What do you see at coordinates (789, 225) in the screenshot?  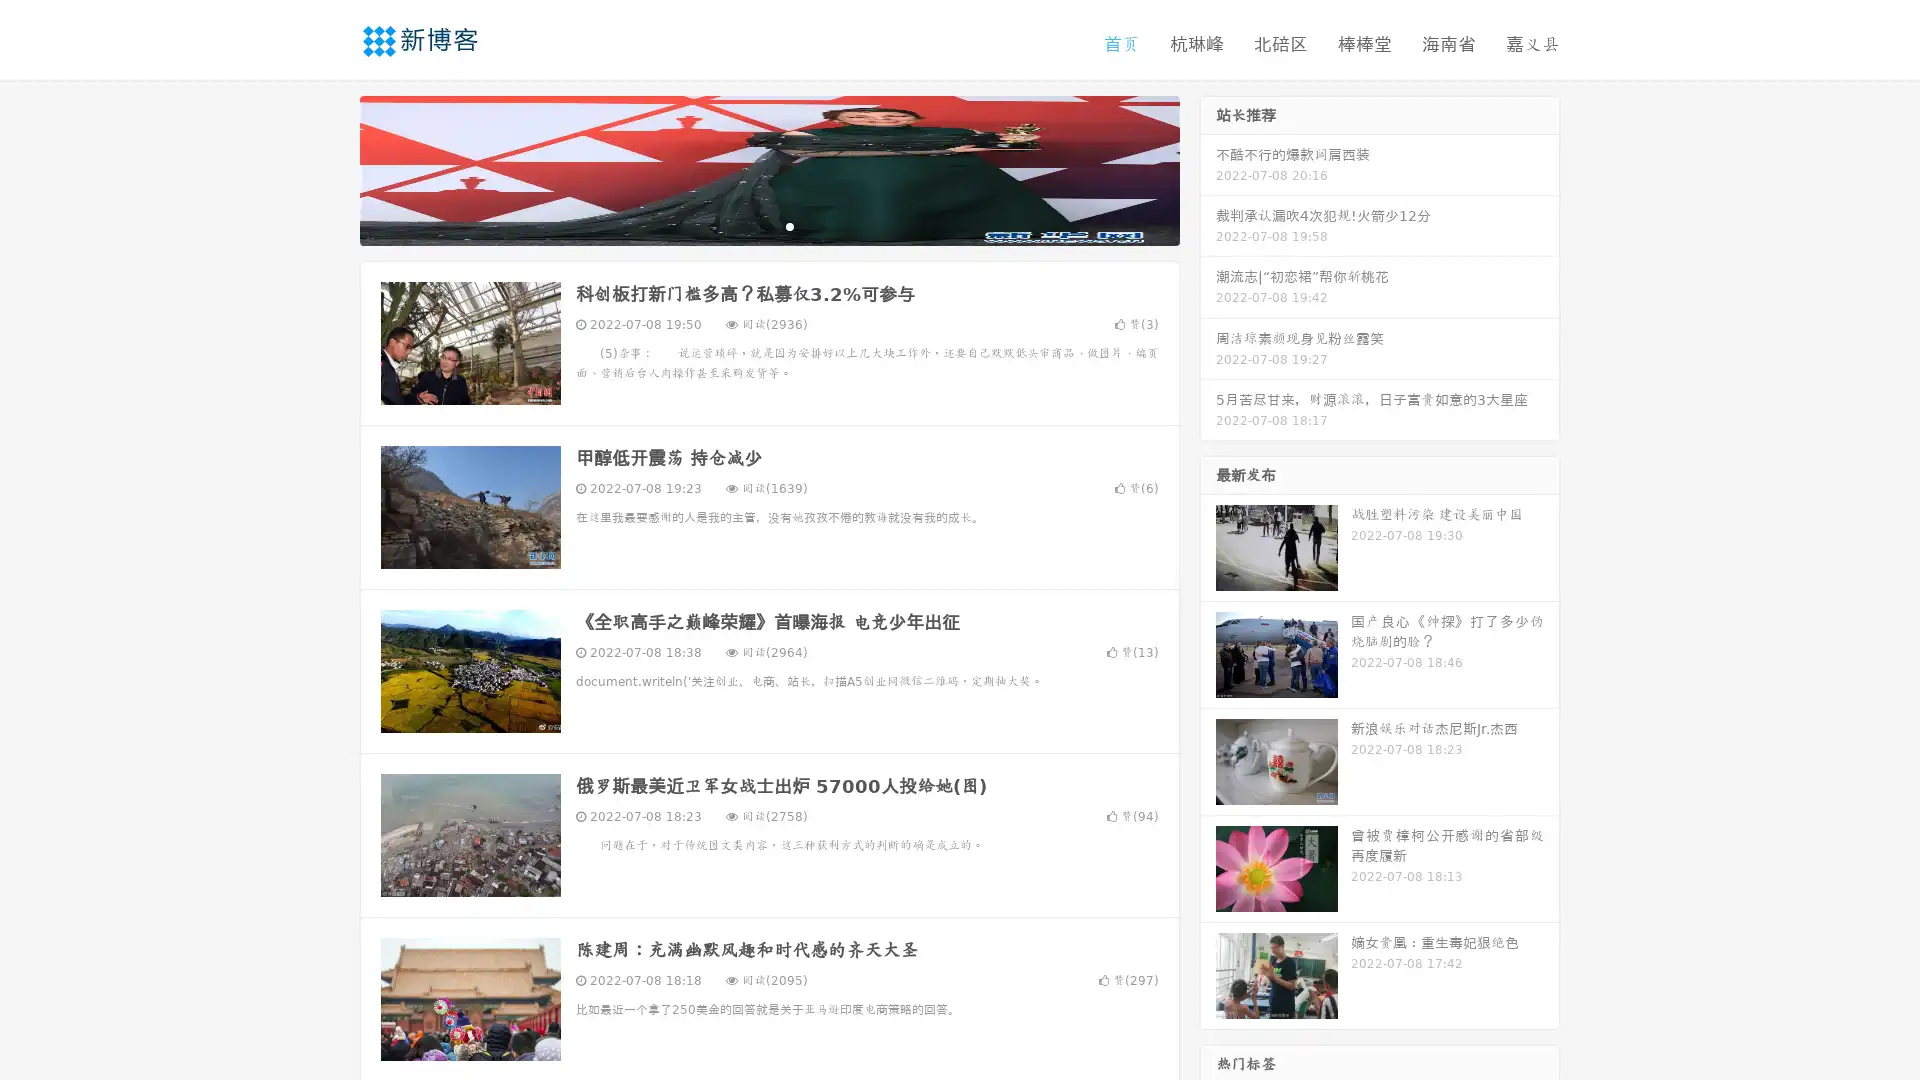 I see `Go to slide 3` at bounding box center [789, 225].